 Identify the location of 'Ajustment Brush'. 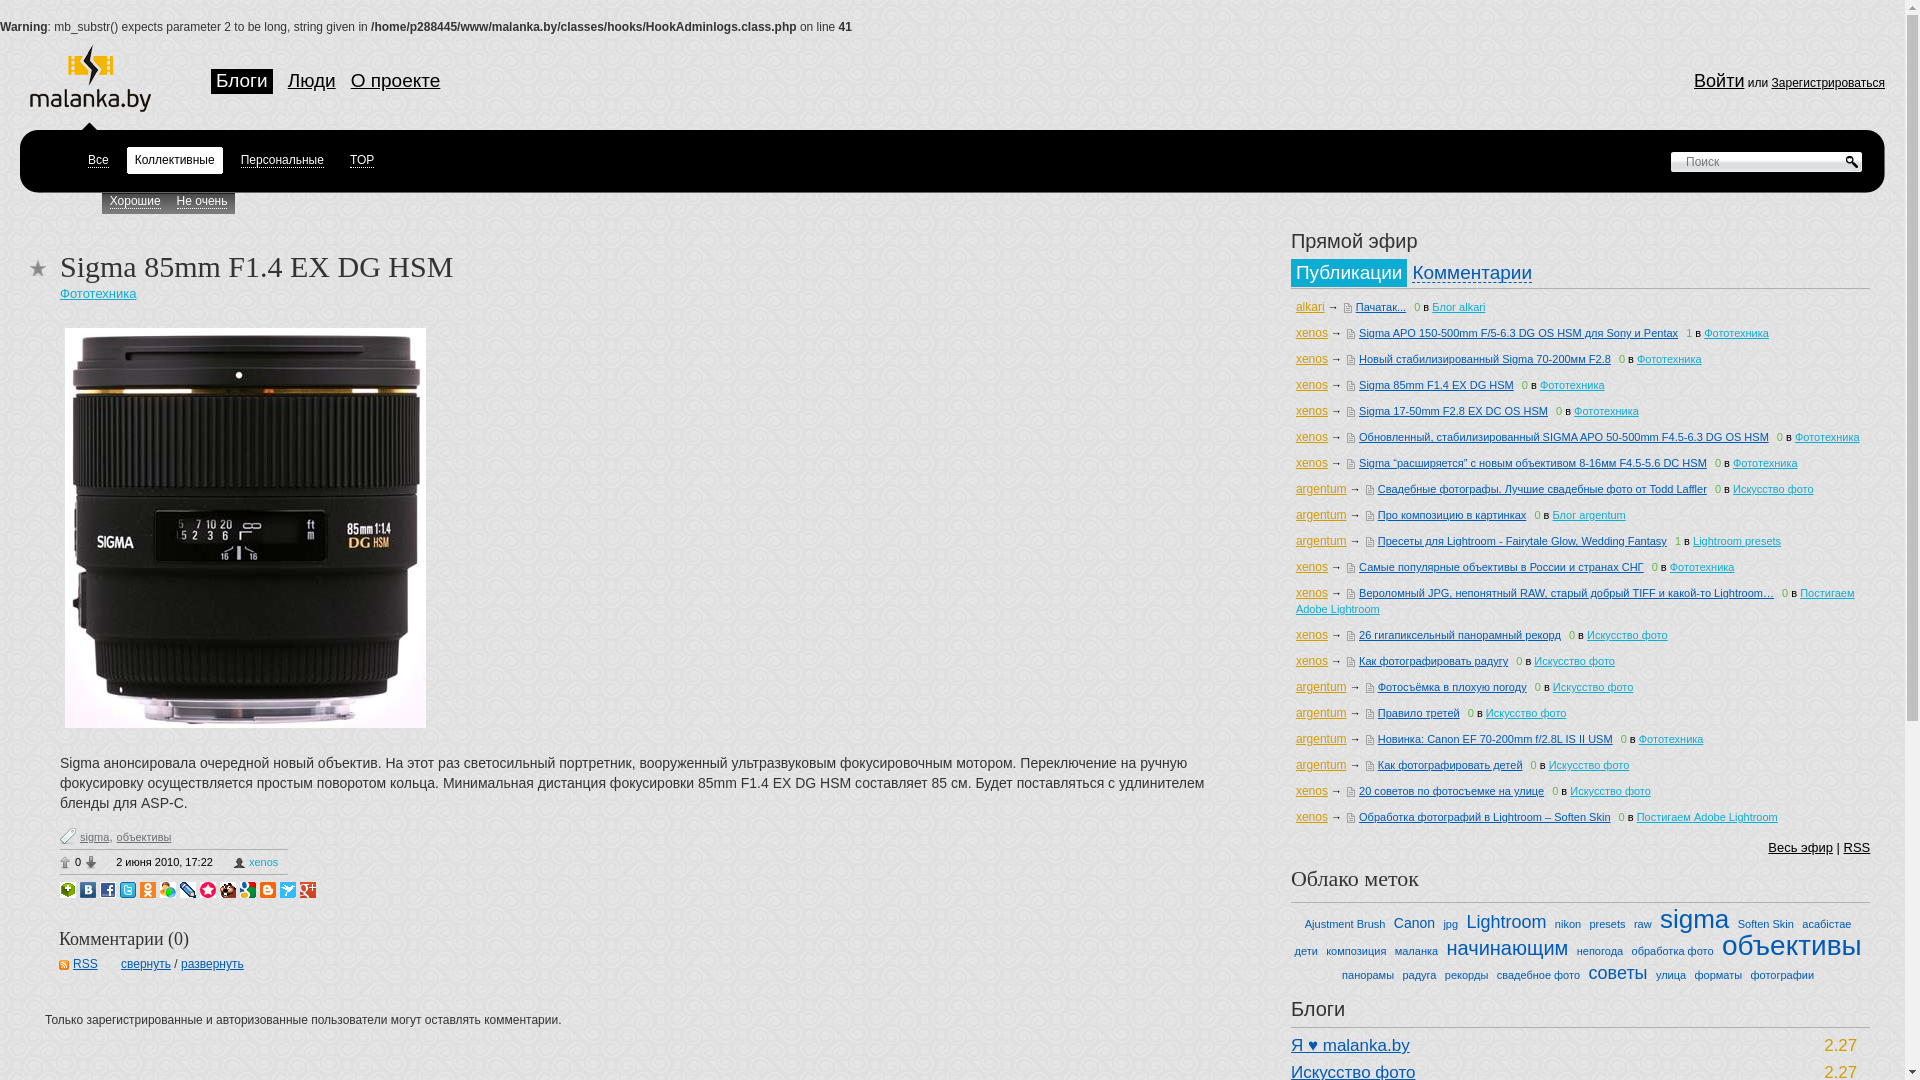
(1345, 924).